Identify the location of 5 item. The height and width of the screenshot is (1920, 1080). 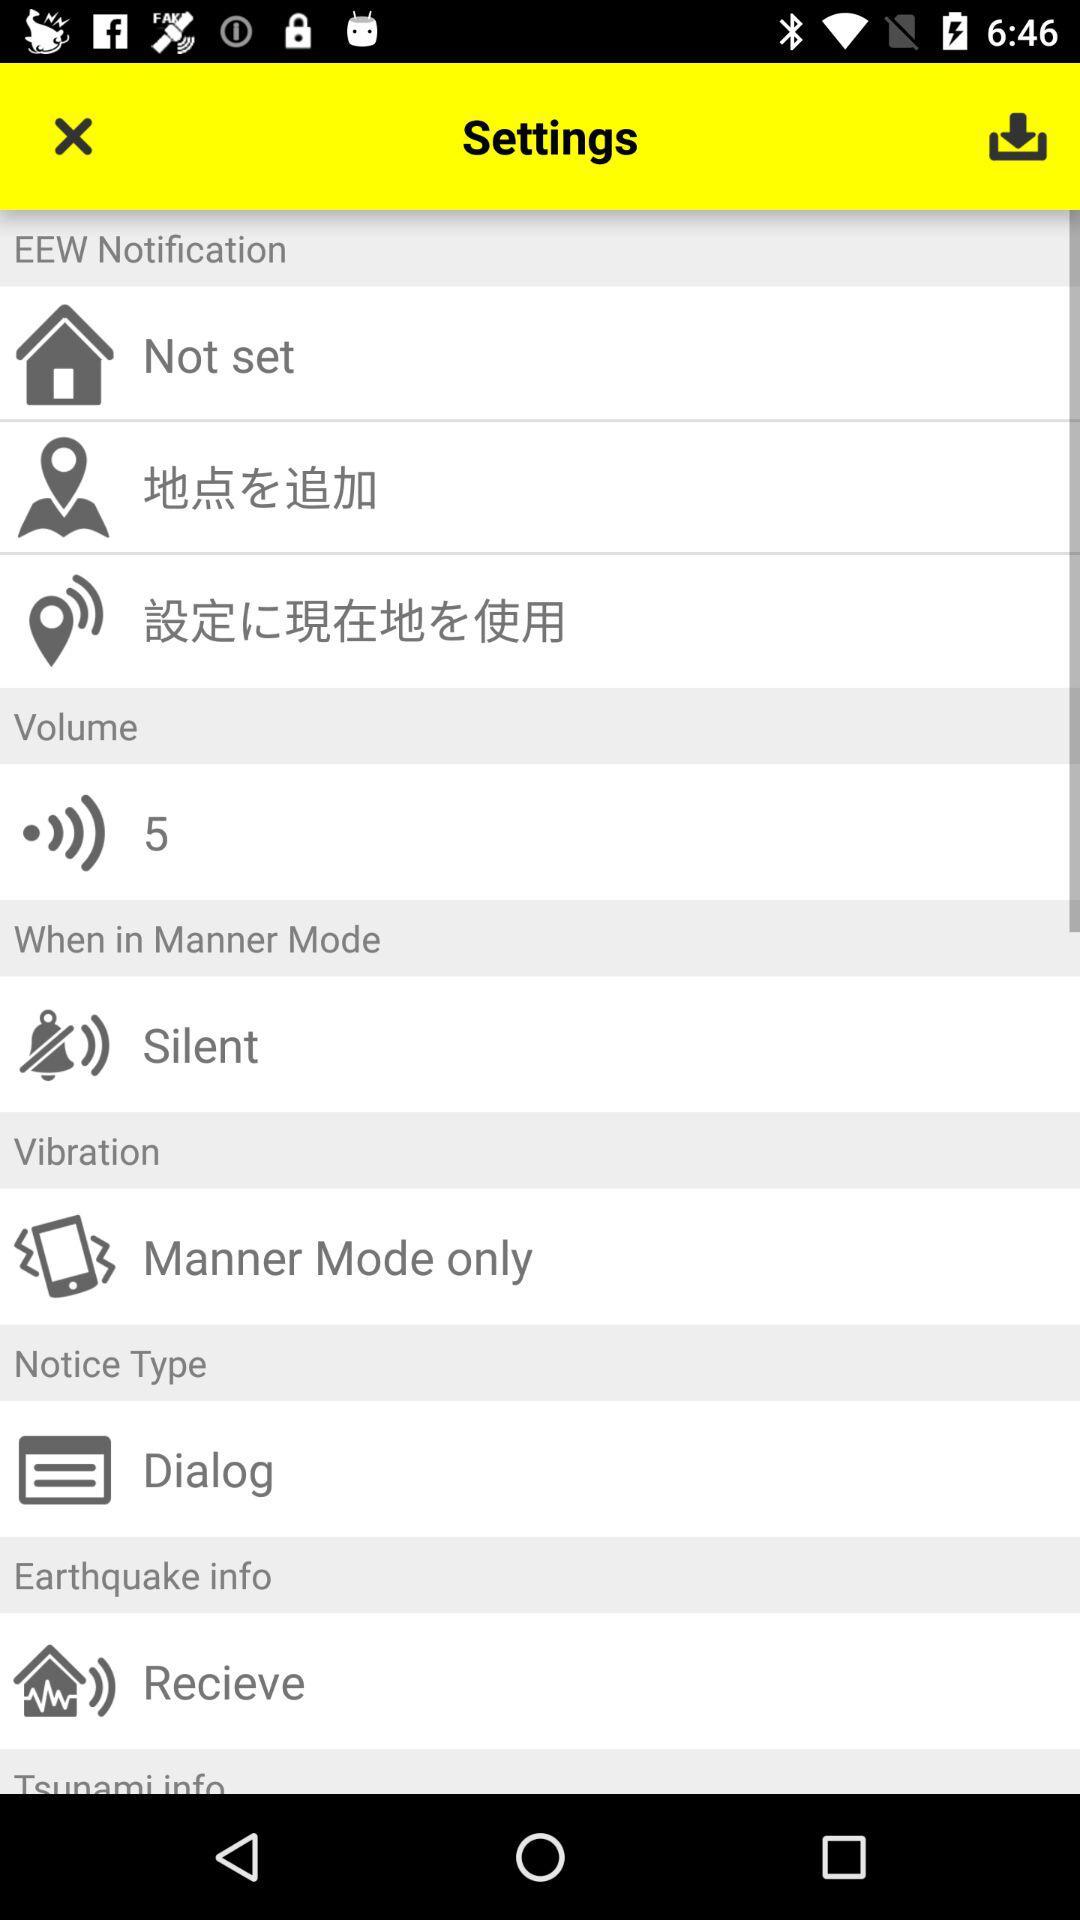
(603, 832).